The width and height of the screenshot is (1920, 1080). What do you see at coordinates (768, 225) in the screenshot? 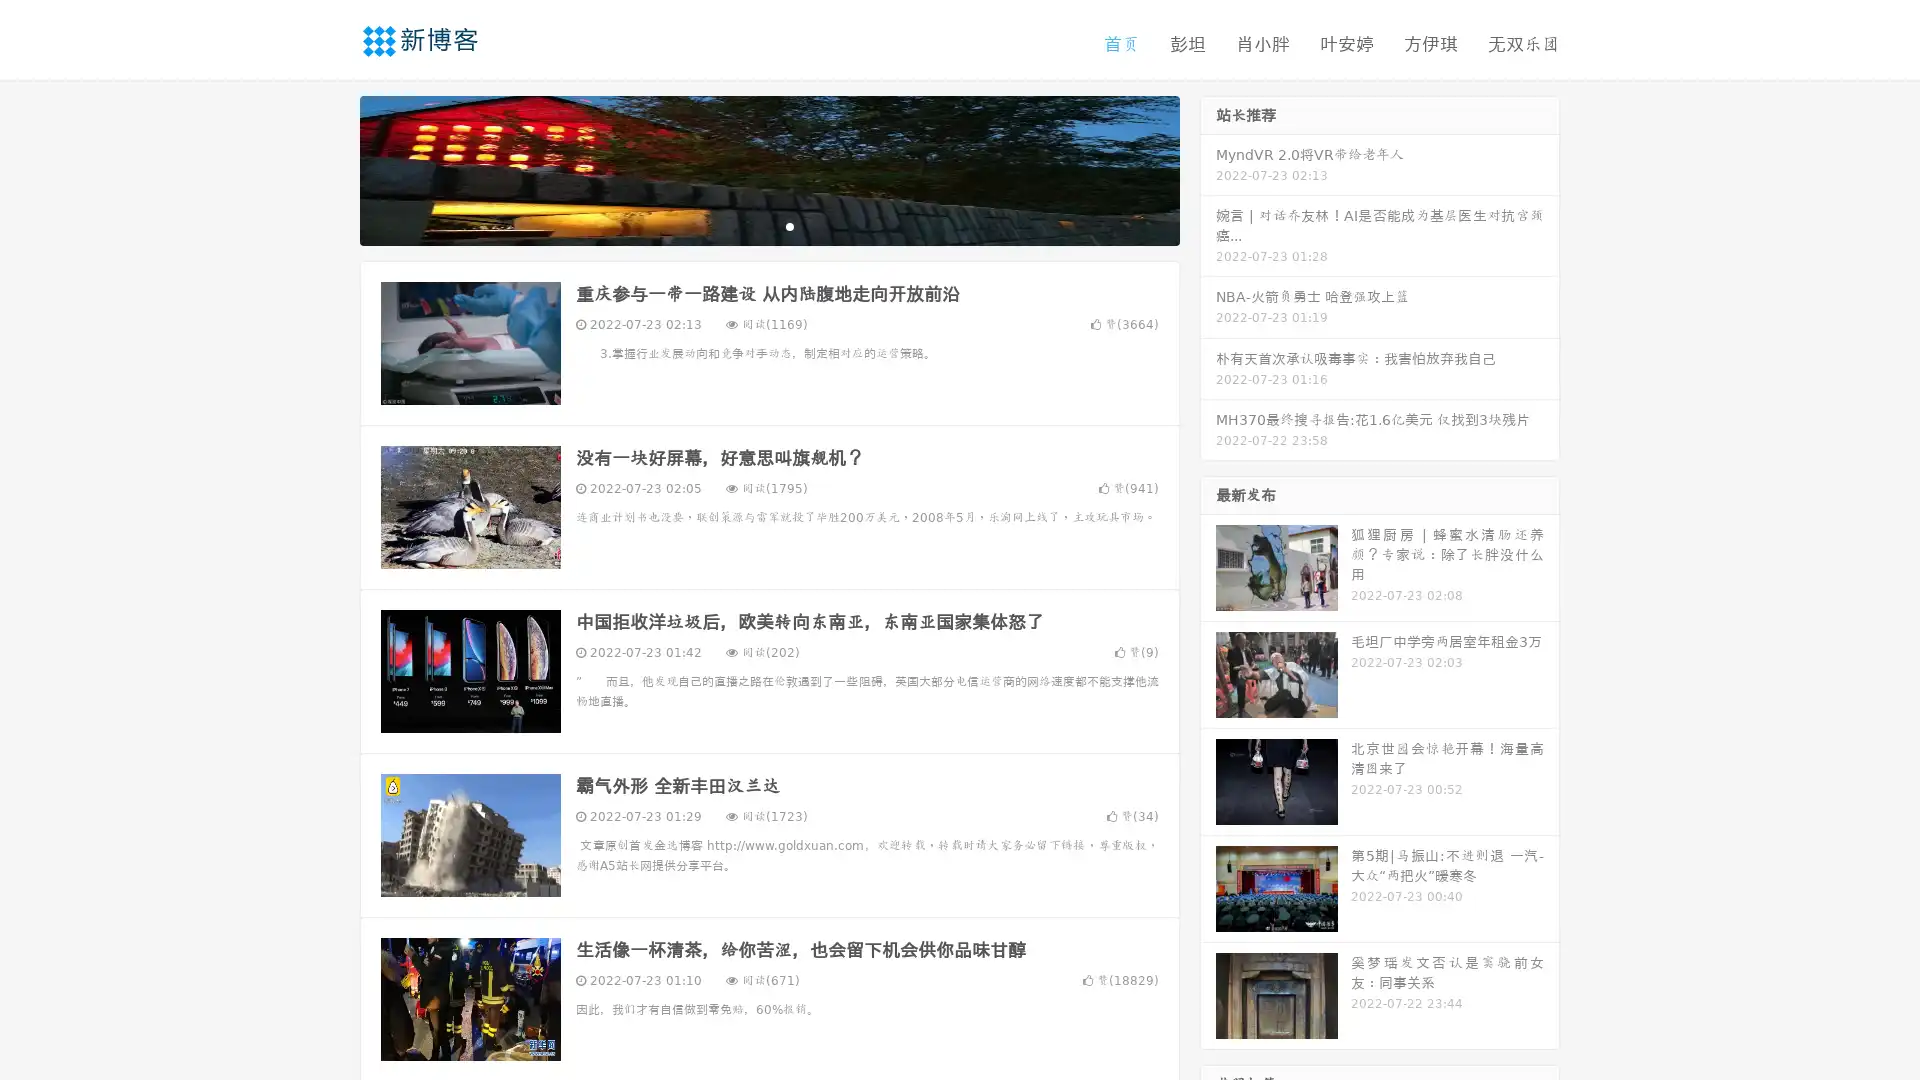
I see `Go to slide 2` at bounding box center [768, 225].